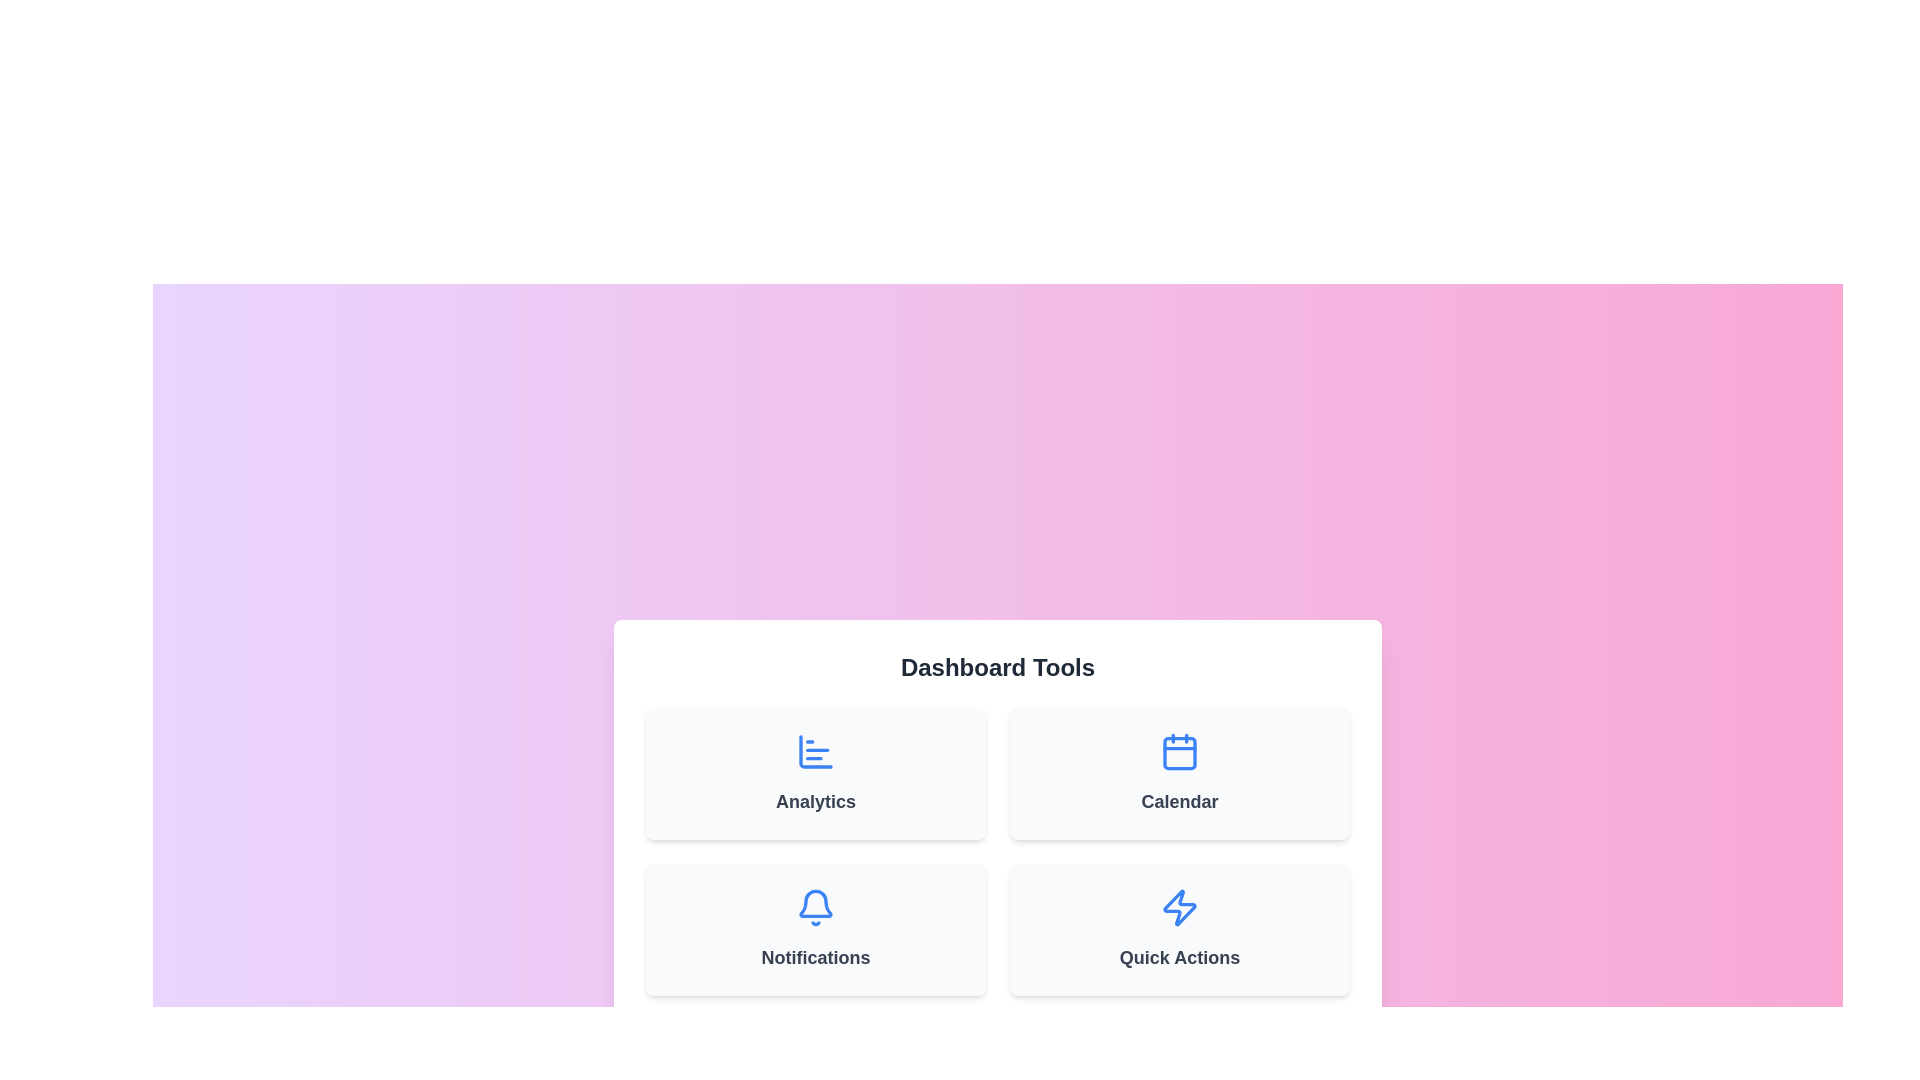  What do you see at coordinates (816, 752) in the screenshot?
I see `the decorative icon fragment representing analytics within the 'Analytics' box in the dashboard tools section` at bounding box center [816, 752].